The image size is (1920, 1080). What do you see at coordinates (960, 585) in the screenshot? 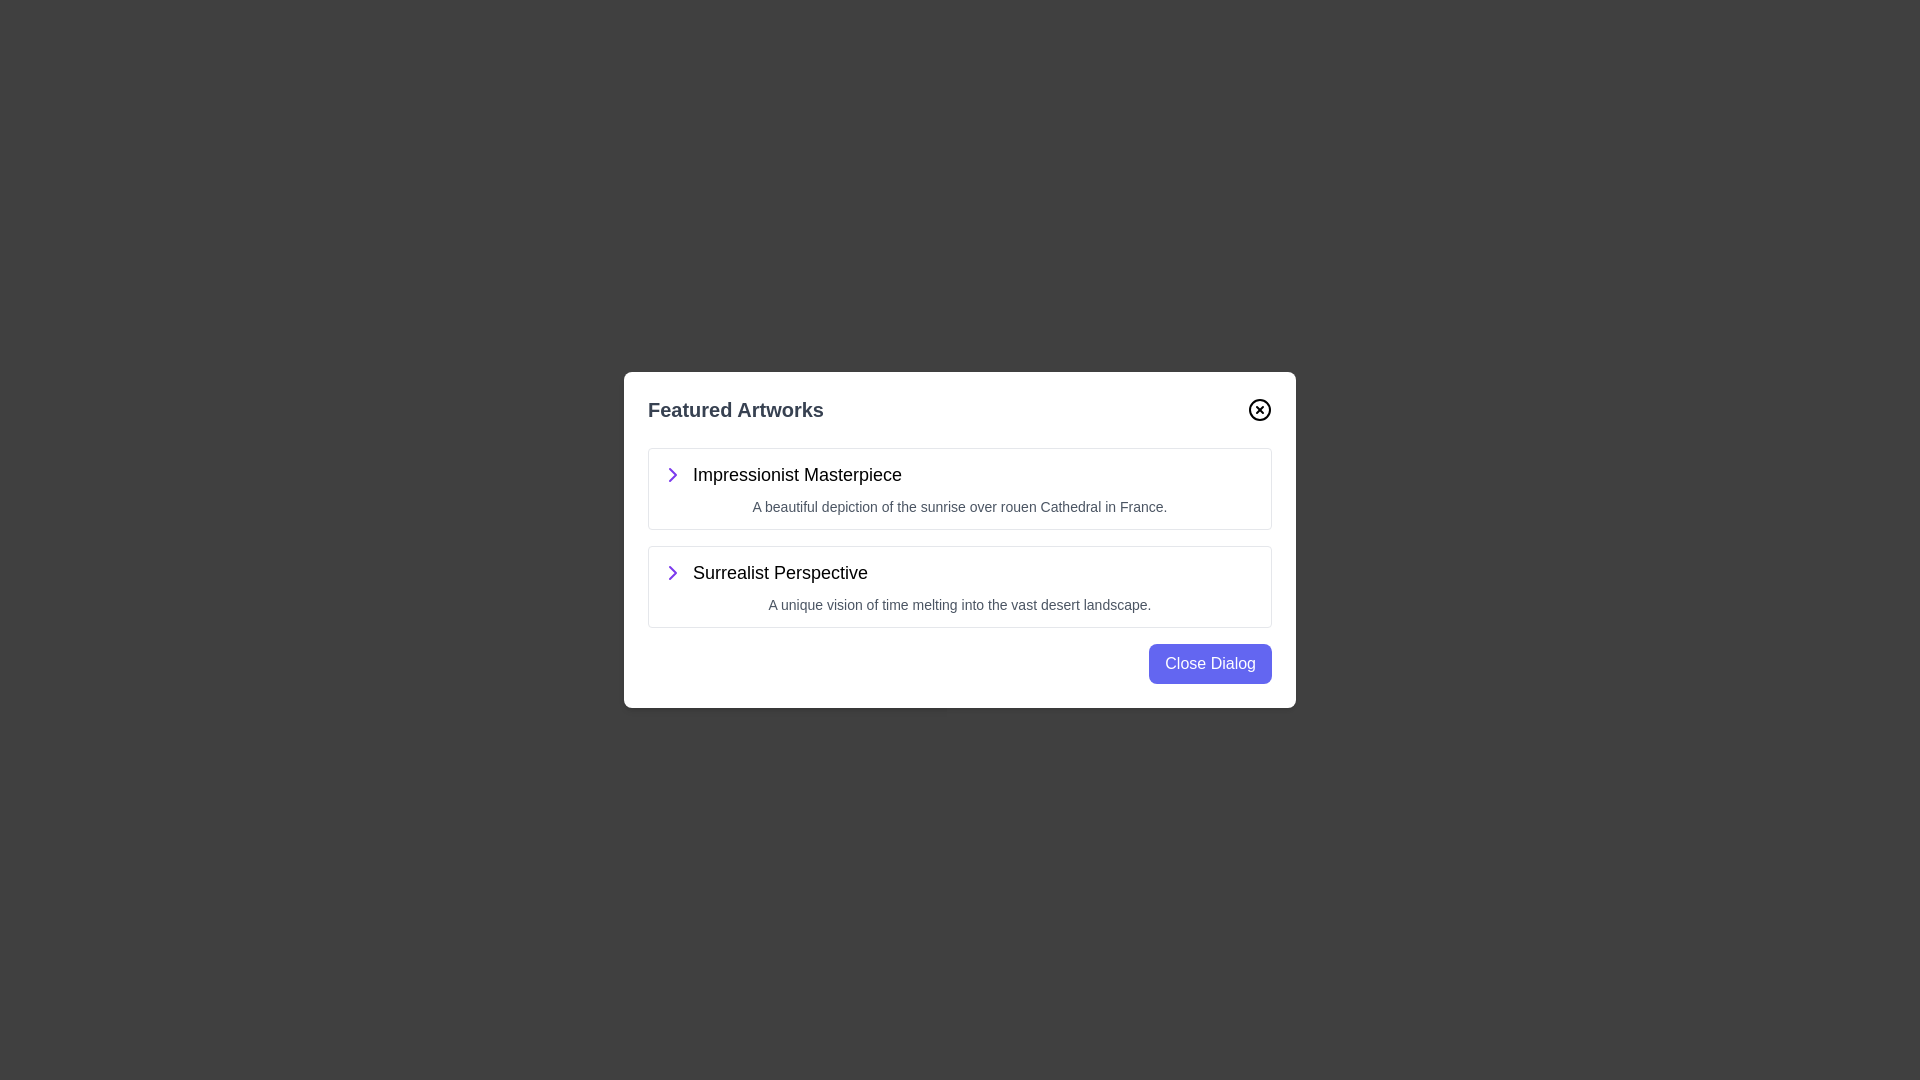
I see `the artwork item titled Surrealist Perspective` at bounding box center [960, 585].